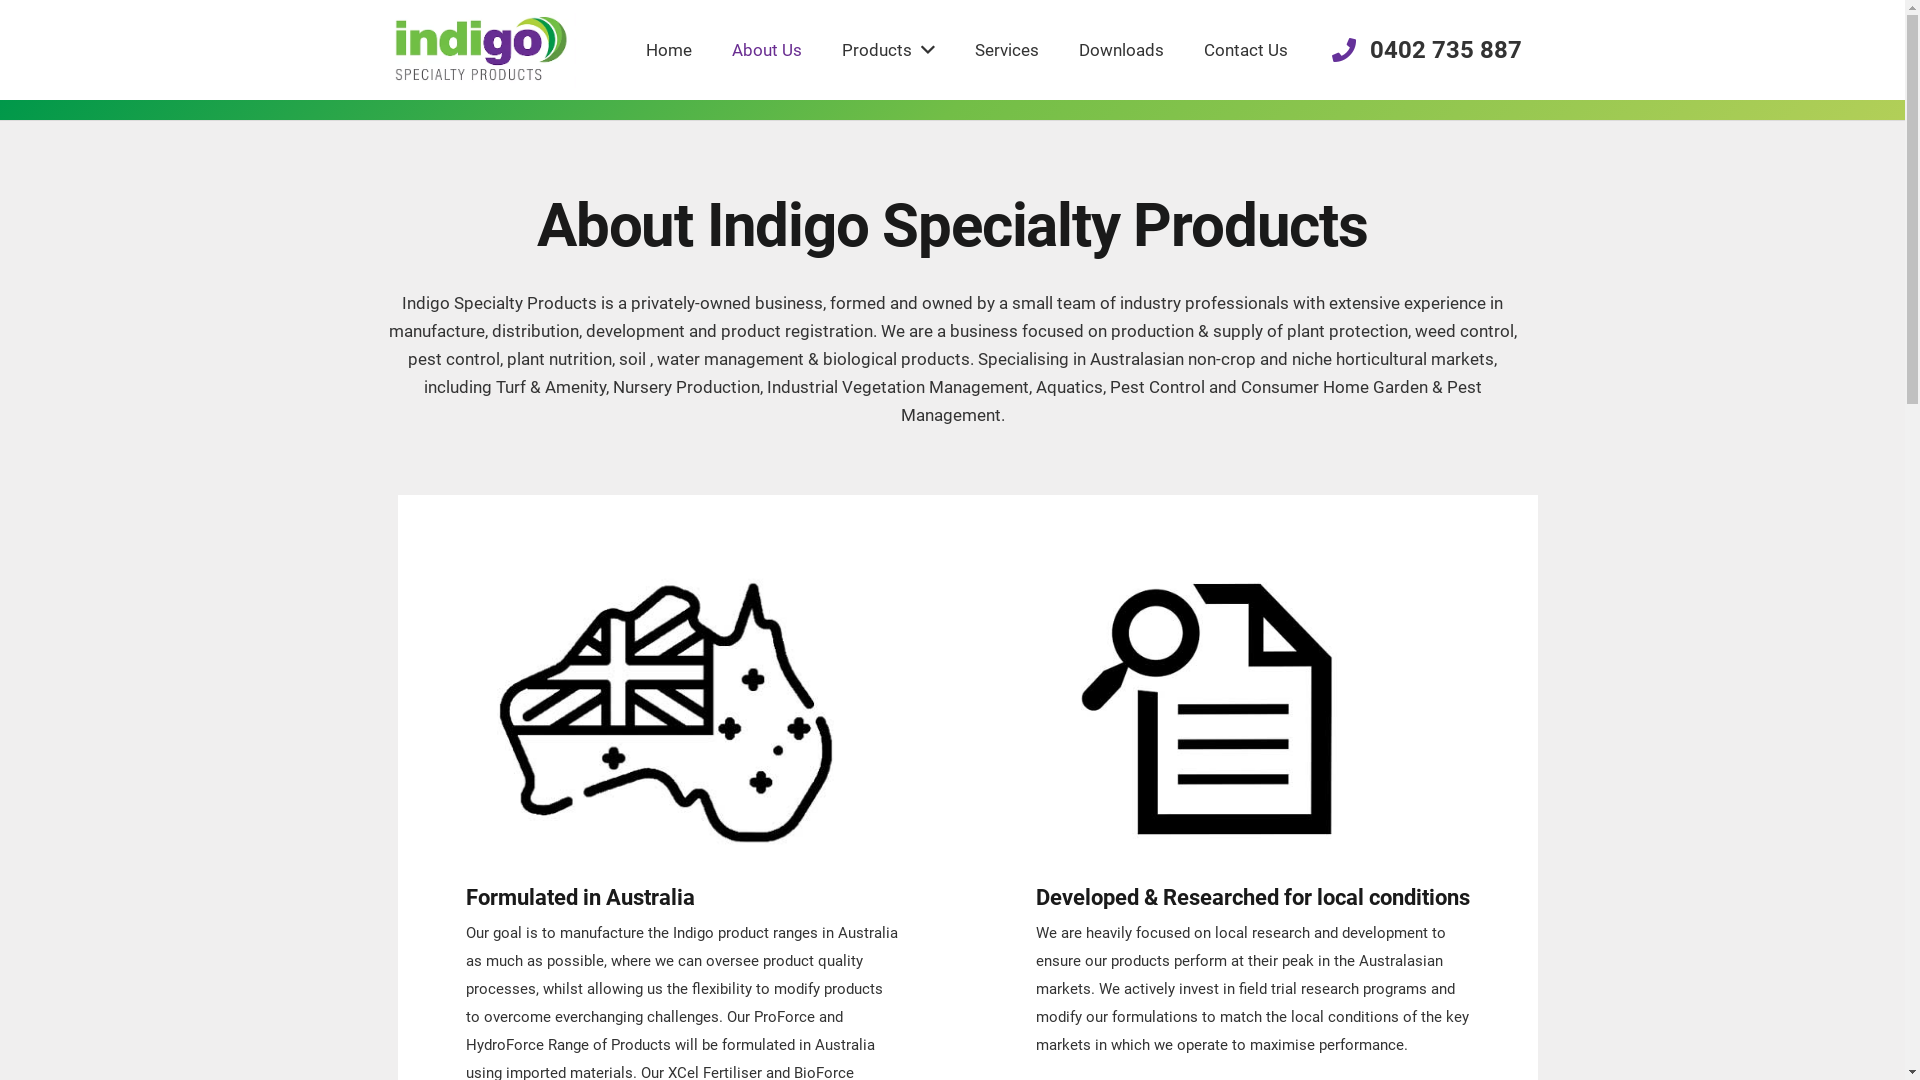 The image size is (1920, 1080). What do you see at coordinates (1245, 49) in the screenshot?
I see `'Contact Us'` at bounding box center [1245, 49].